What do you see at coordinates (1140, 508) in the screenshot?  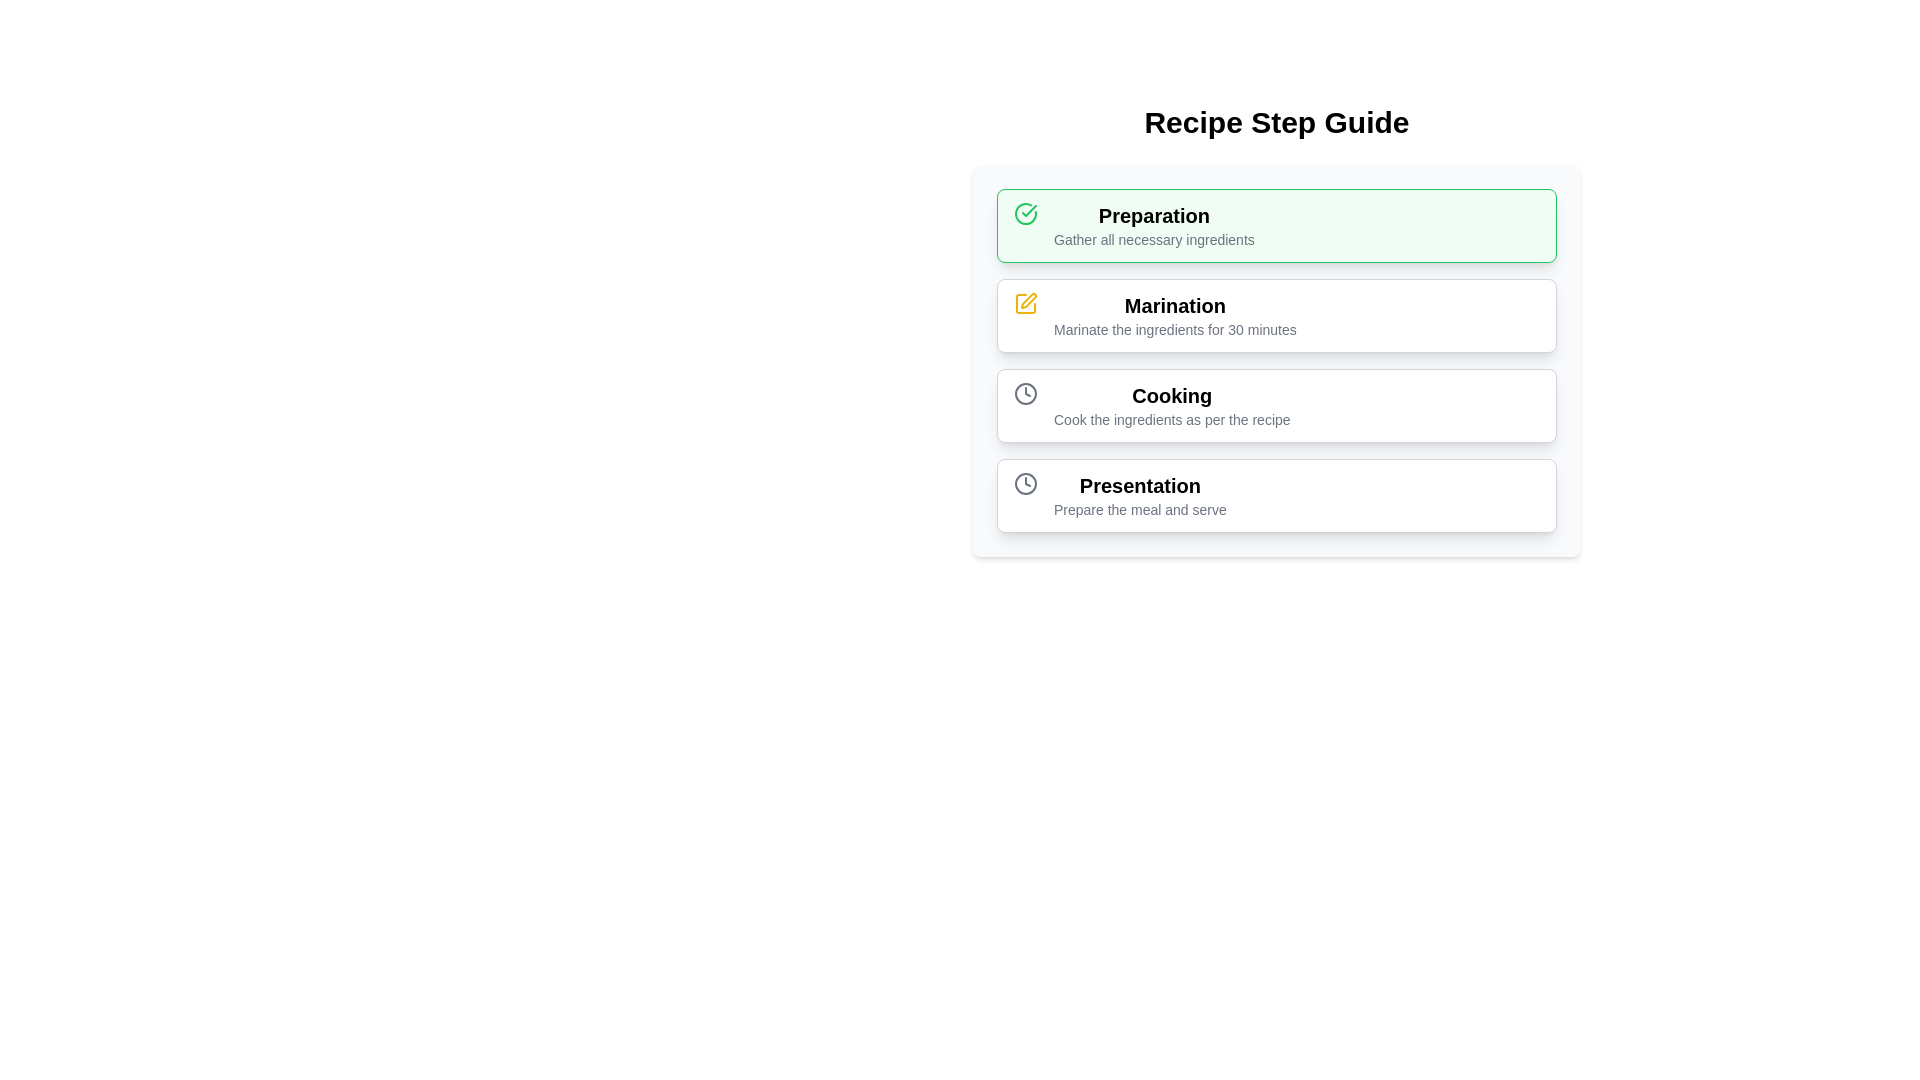 I see `text label that says 'Prepare the meal and serve', which is located directly beneath the 'Presentation' title in the fourth section of the recipe steps` at bounding box center [1140, 508].